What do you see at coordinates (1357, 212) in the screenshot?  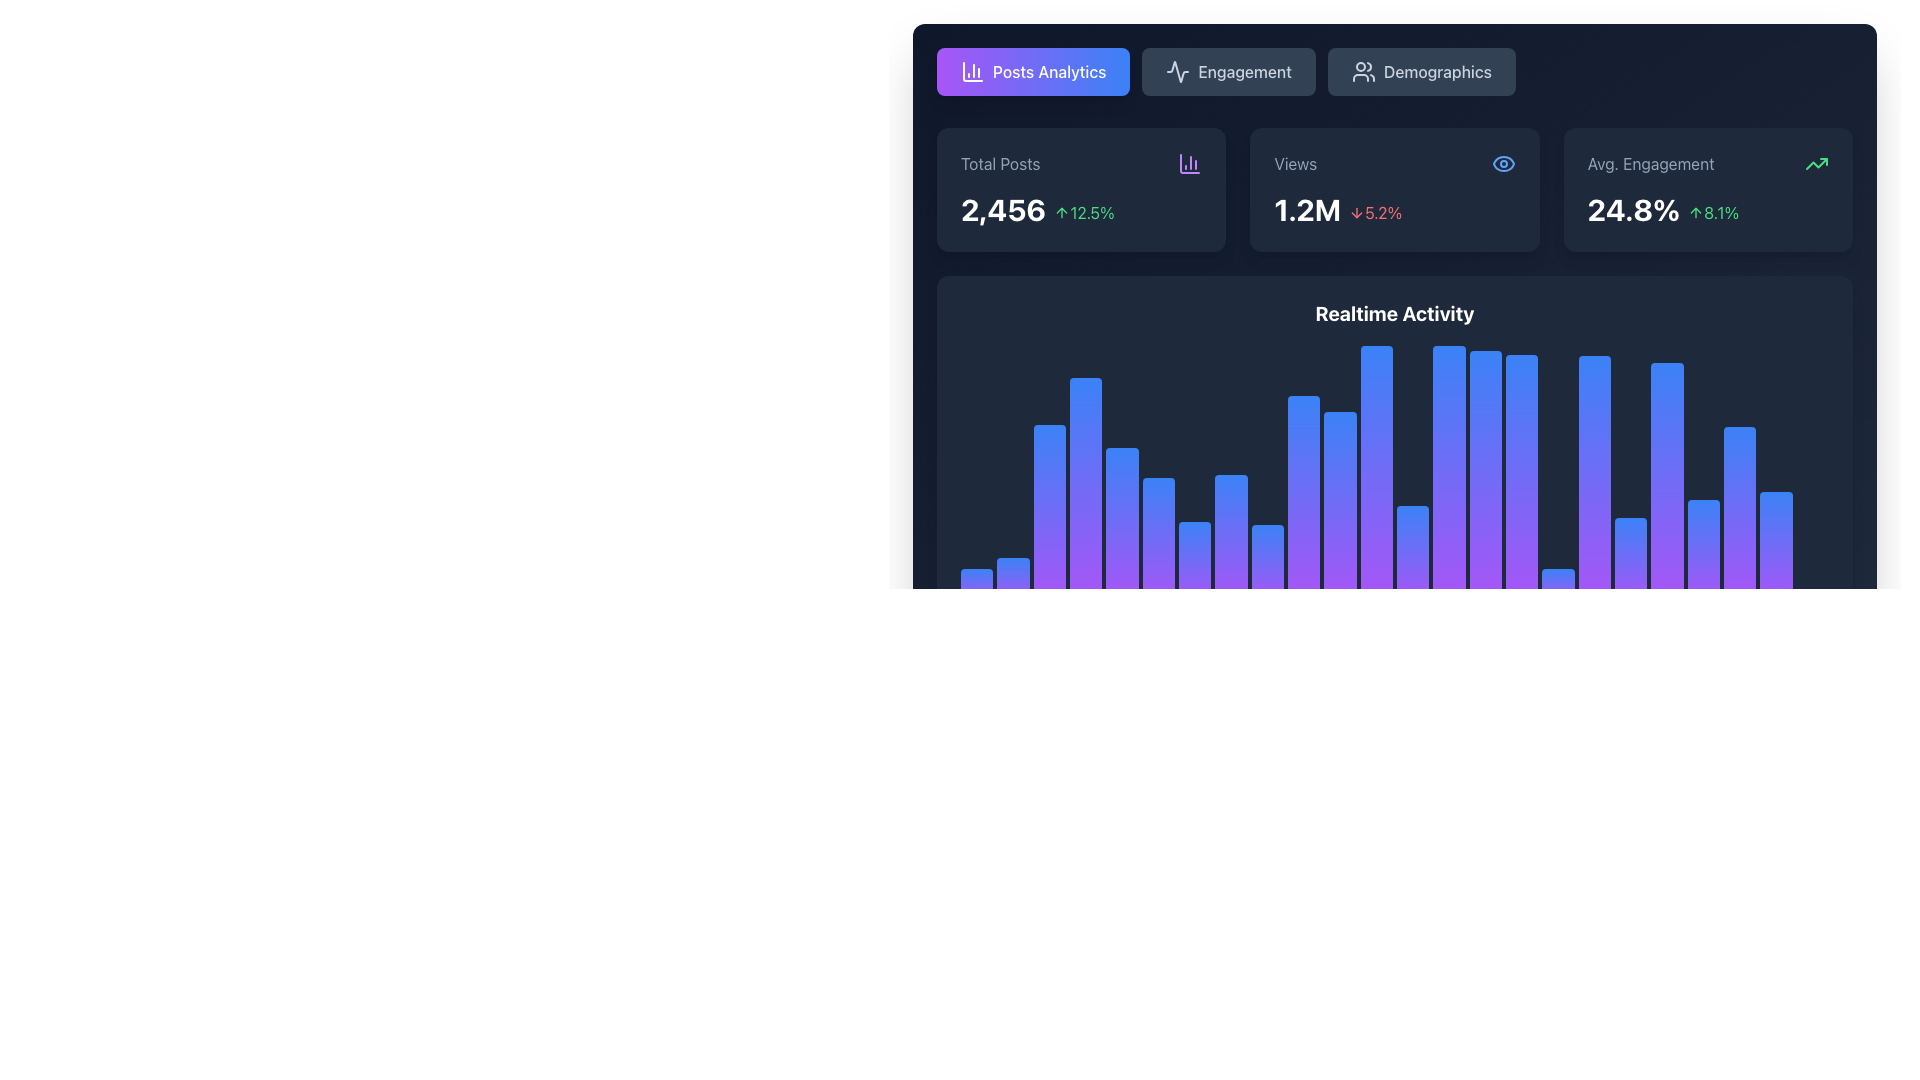 I see `the icon indicating a decrease or downward trend, located under the 'Views' label and next to the '1.2M' display and '5.2%' text` at bounding box center [1357, 212].